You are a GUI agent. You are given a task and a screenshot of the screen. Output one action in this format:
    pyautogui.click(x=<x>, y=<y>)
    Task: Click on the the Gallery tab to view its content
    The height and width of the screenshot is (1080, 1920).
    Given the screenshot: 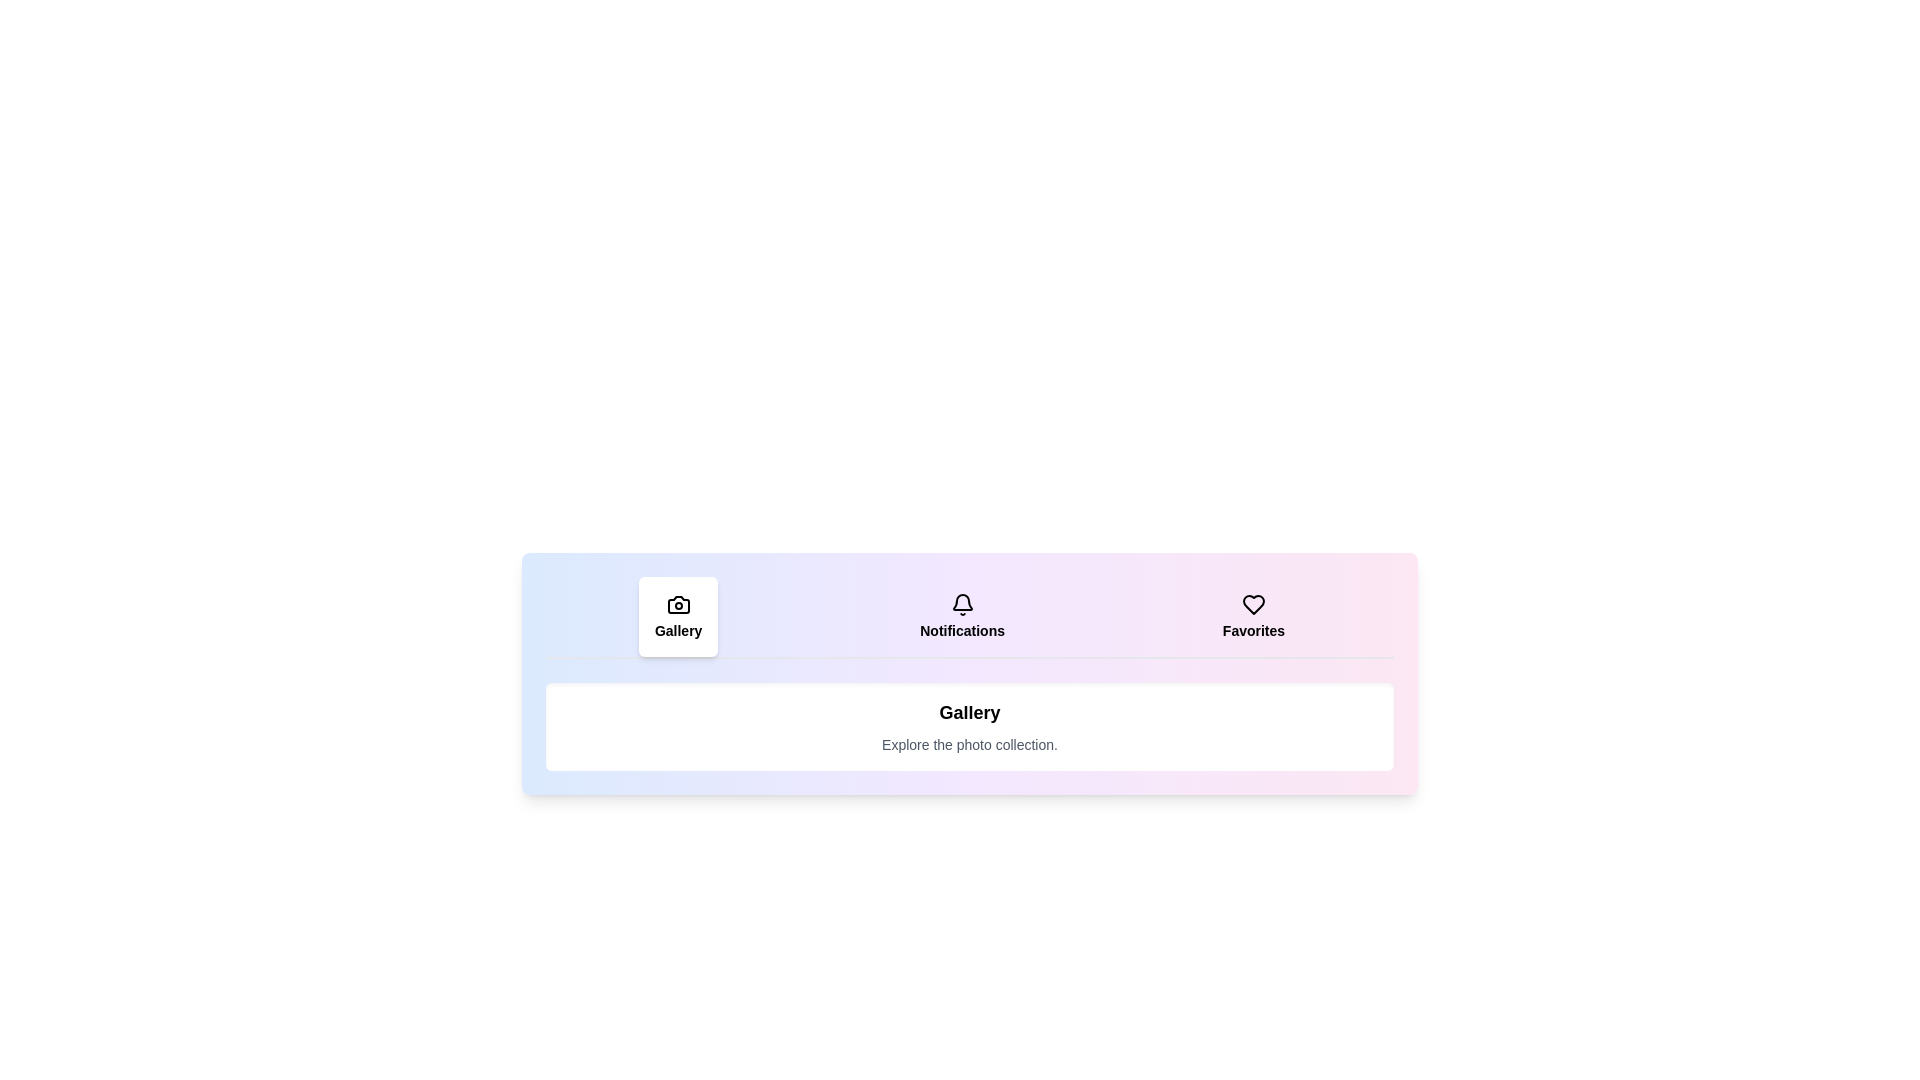 What is the action you would take?
    pyautogui.click(x=678, y=616)
    